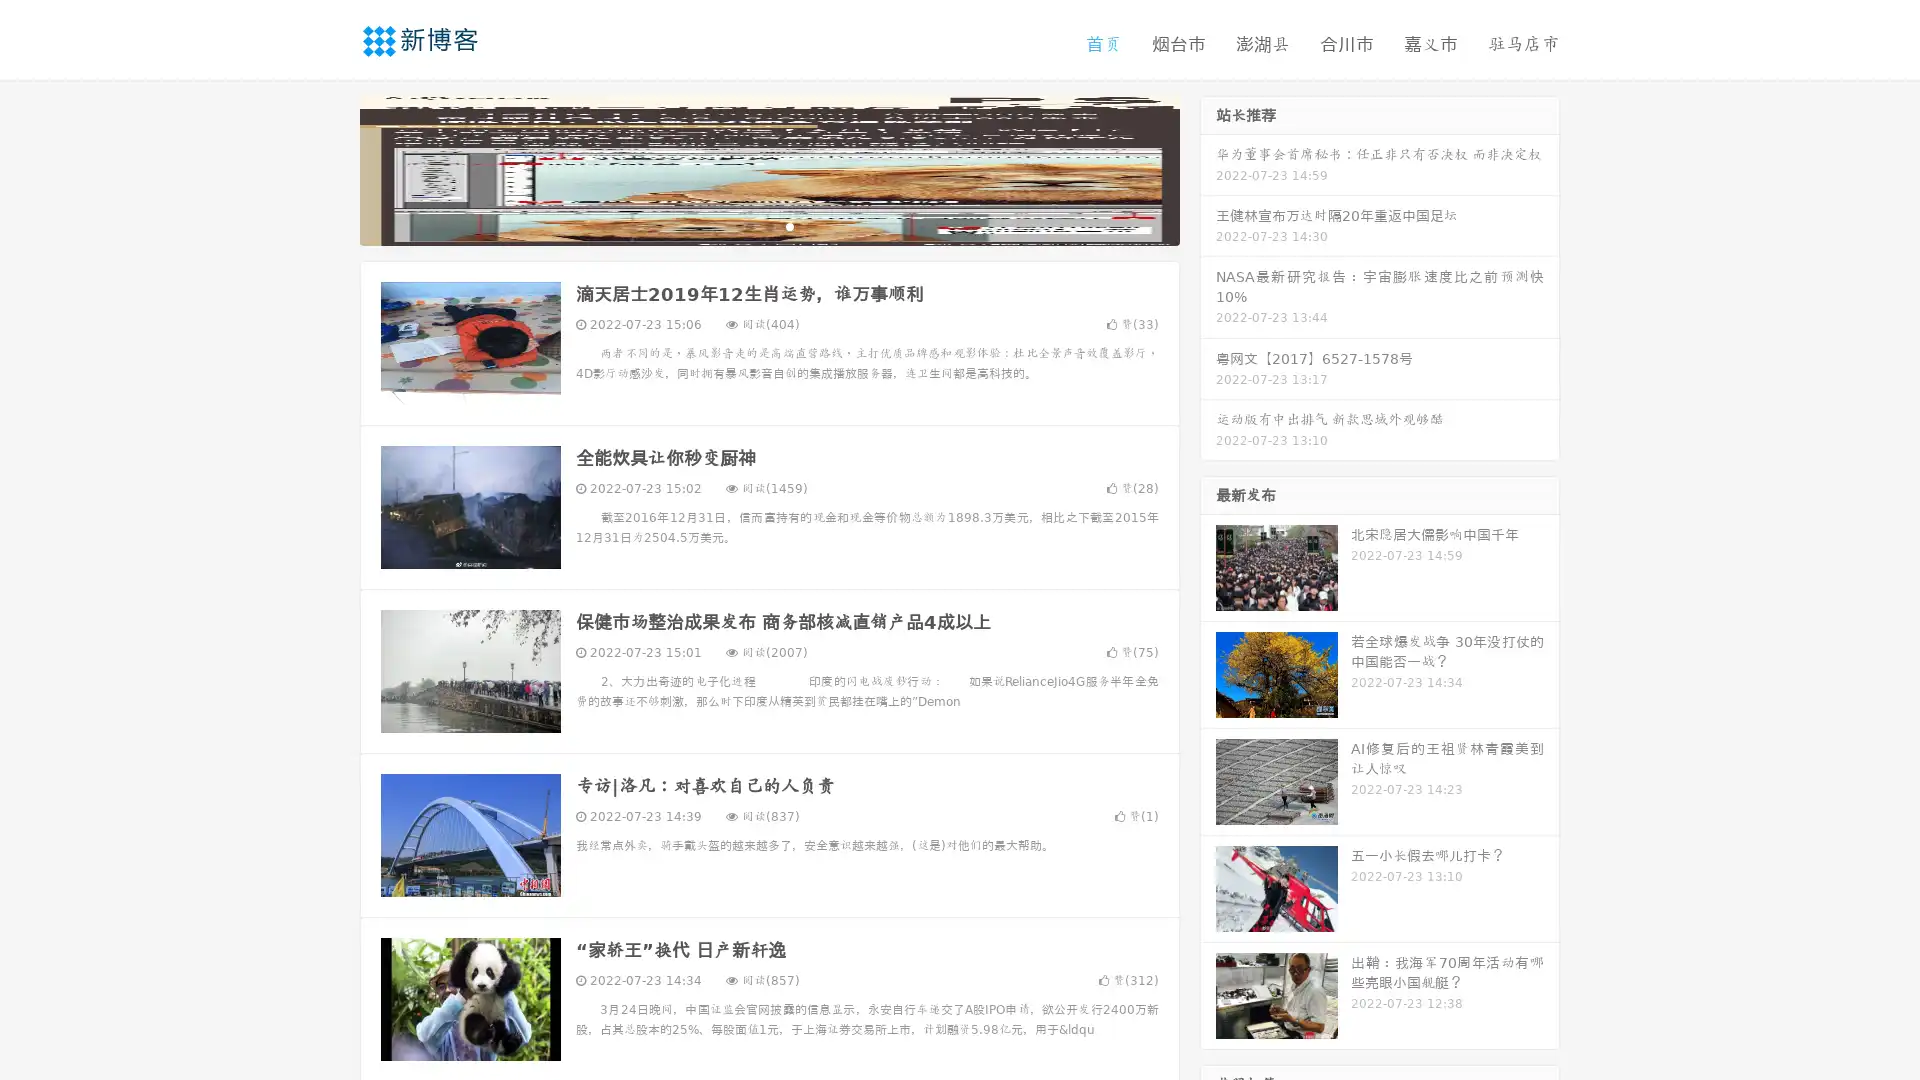 This screenshot has height=1080, width=1920. I want to click on Go to slide 1, so click(748, 225).